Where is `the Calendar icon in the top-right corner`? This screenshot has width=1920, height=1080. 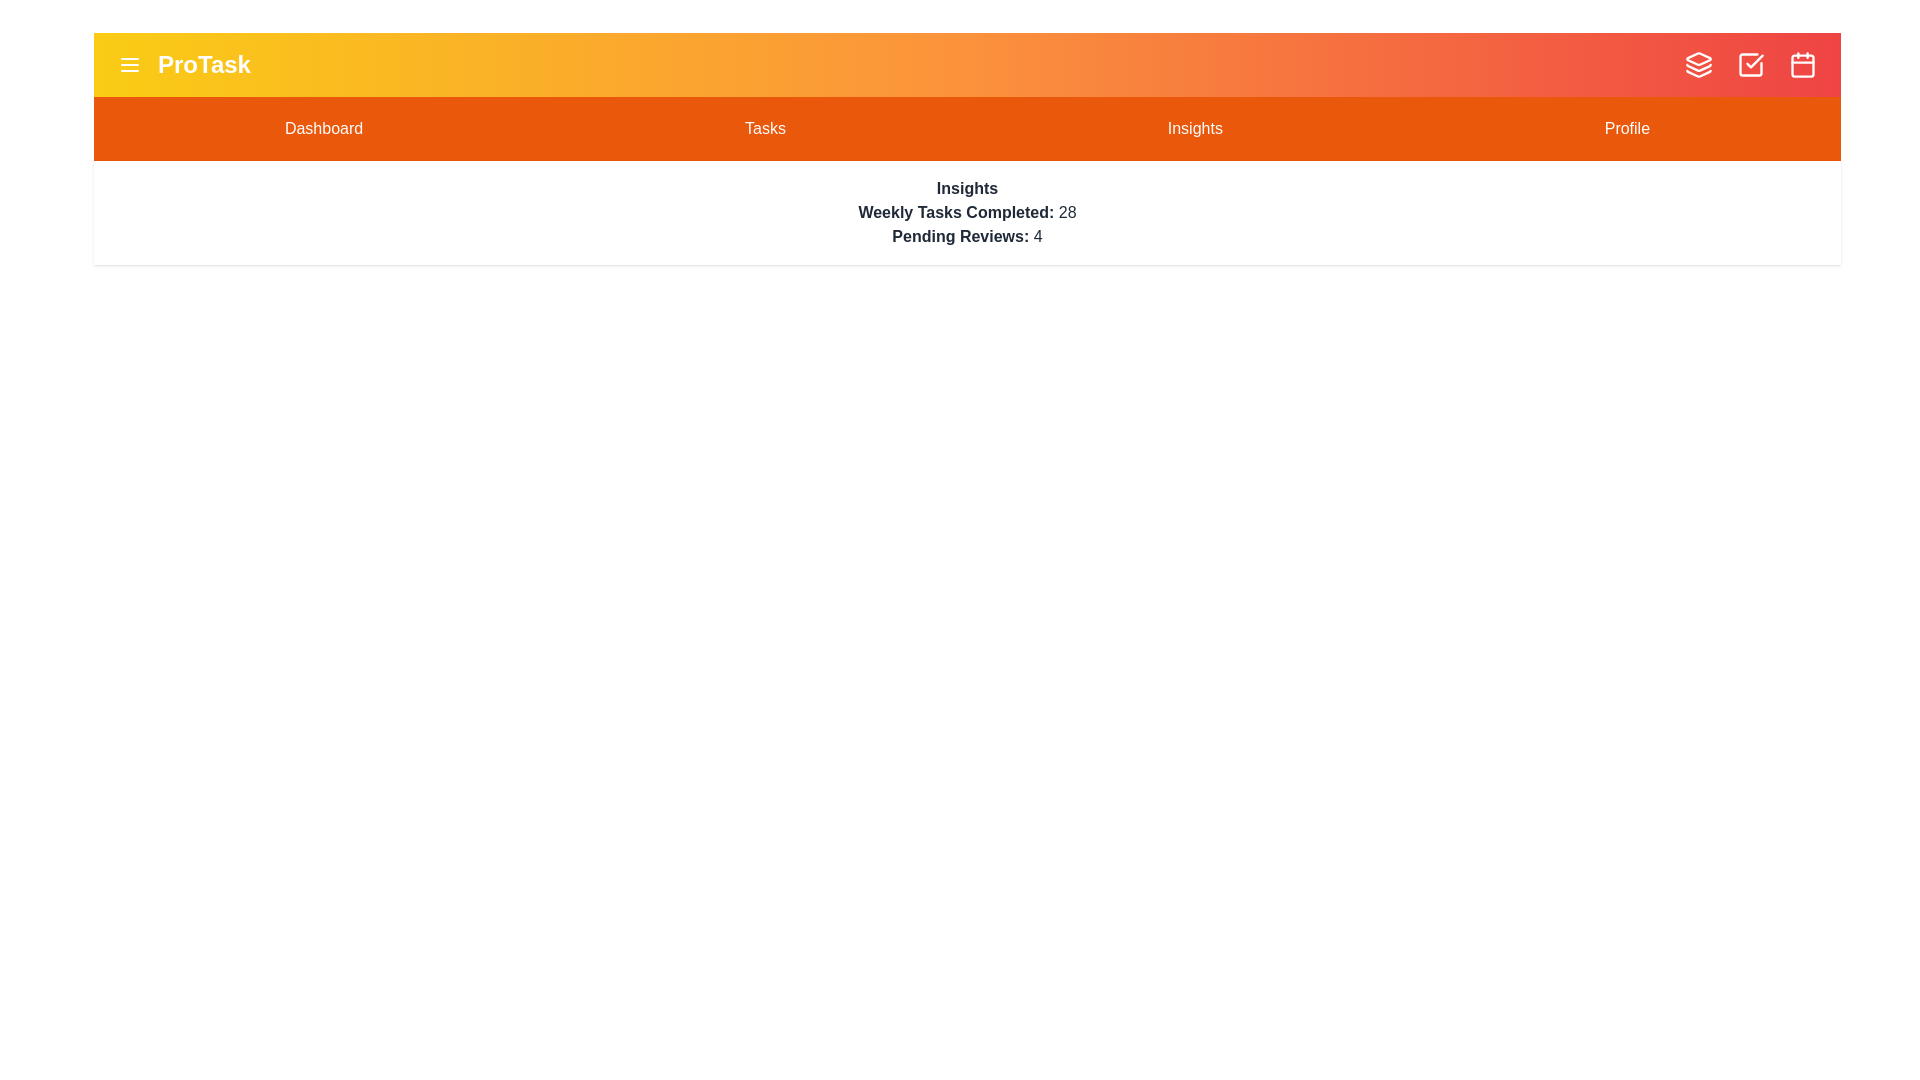 the Calendar icon in the top-right corner is located at coordinates (1803, 64).